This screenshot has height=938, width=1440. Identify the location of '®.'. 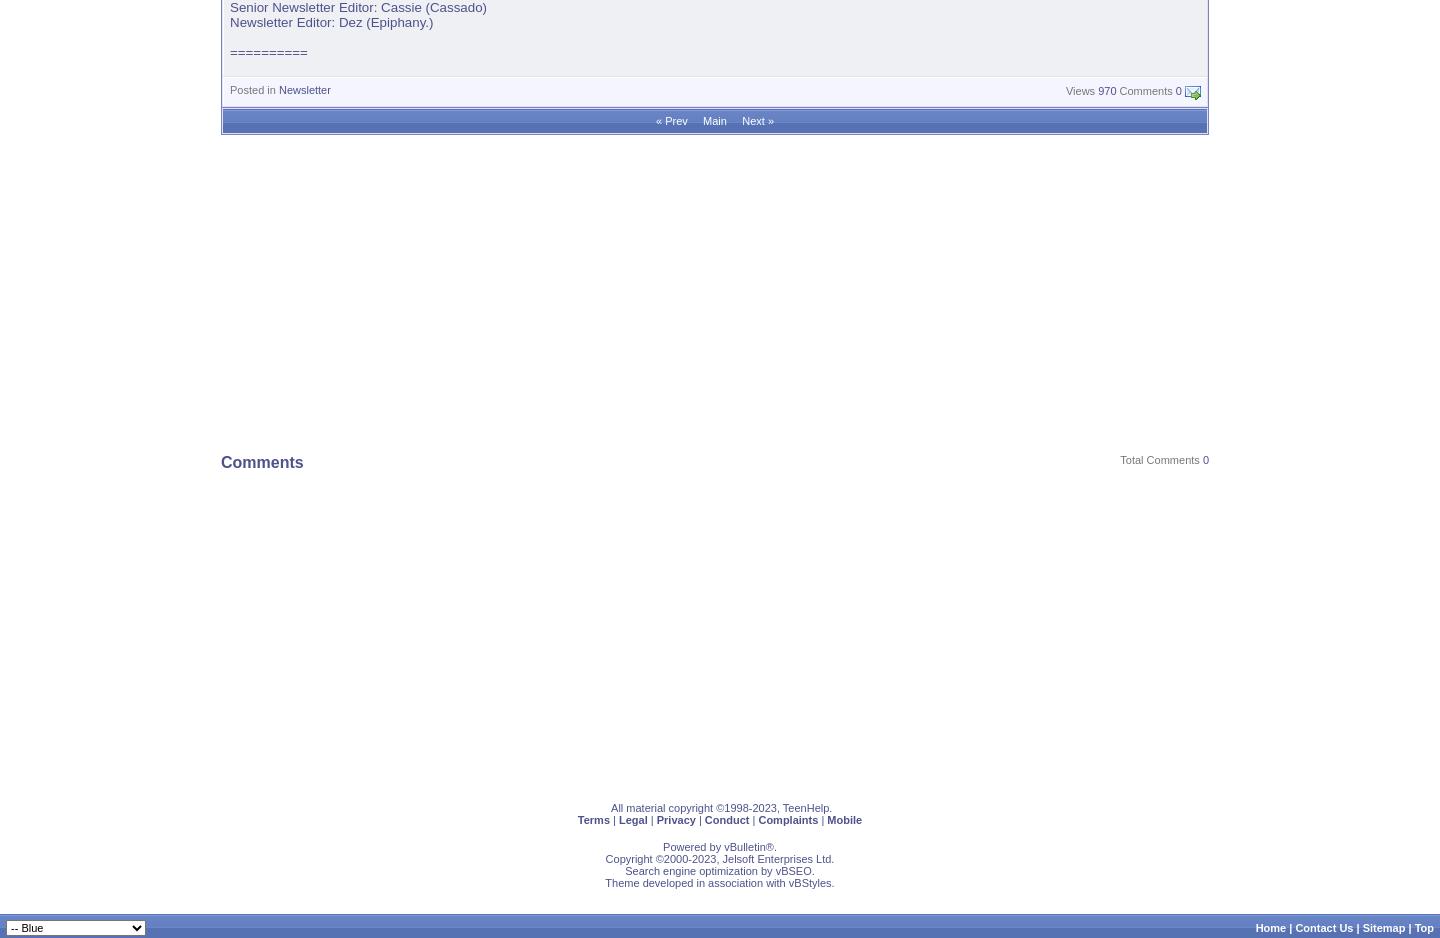
(769, 846).